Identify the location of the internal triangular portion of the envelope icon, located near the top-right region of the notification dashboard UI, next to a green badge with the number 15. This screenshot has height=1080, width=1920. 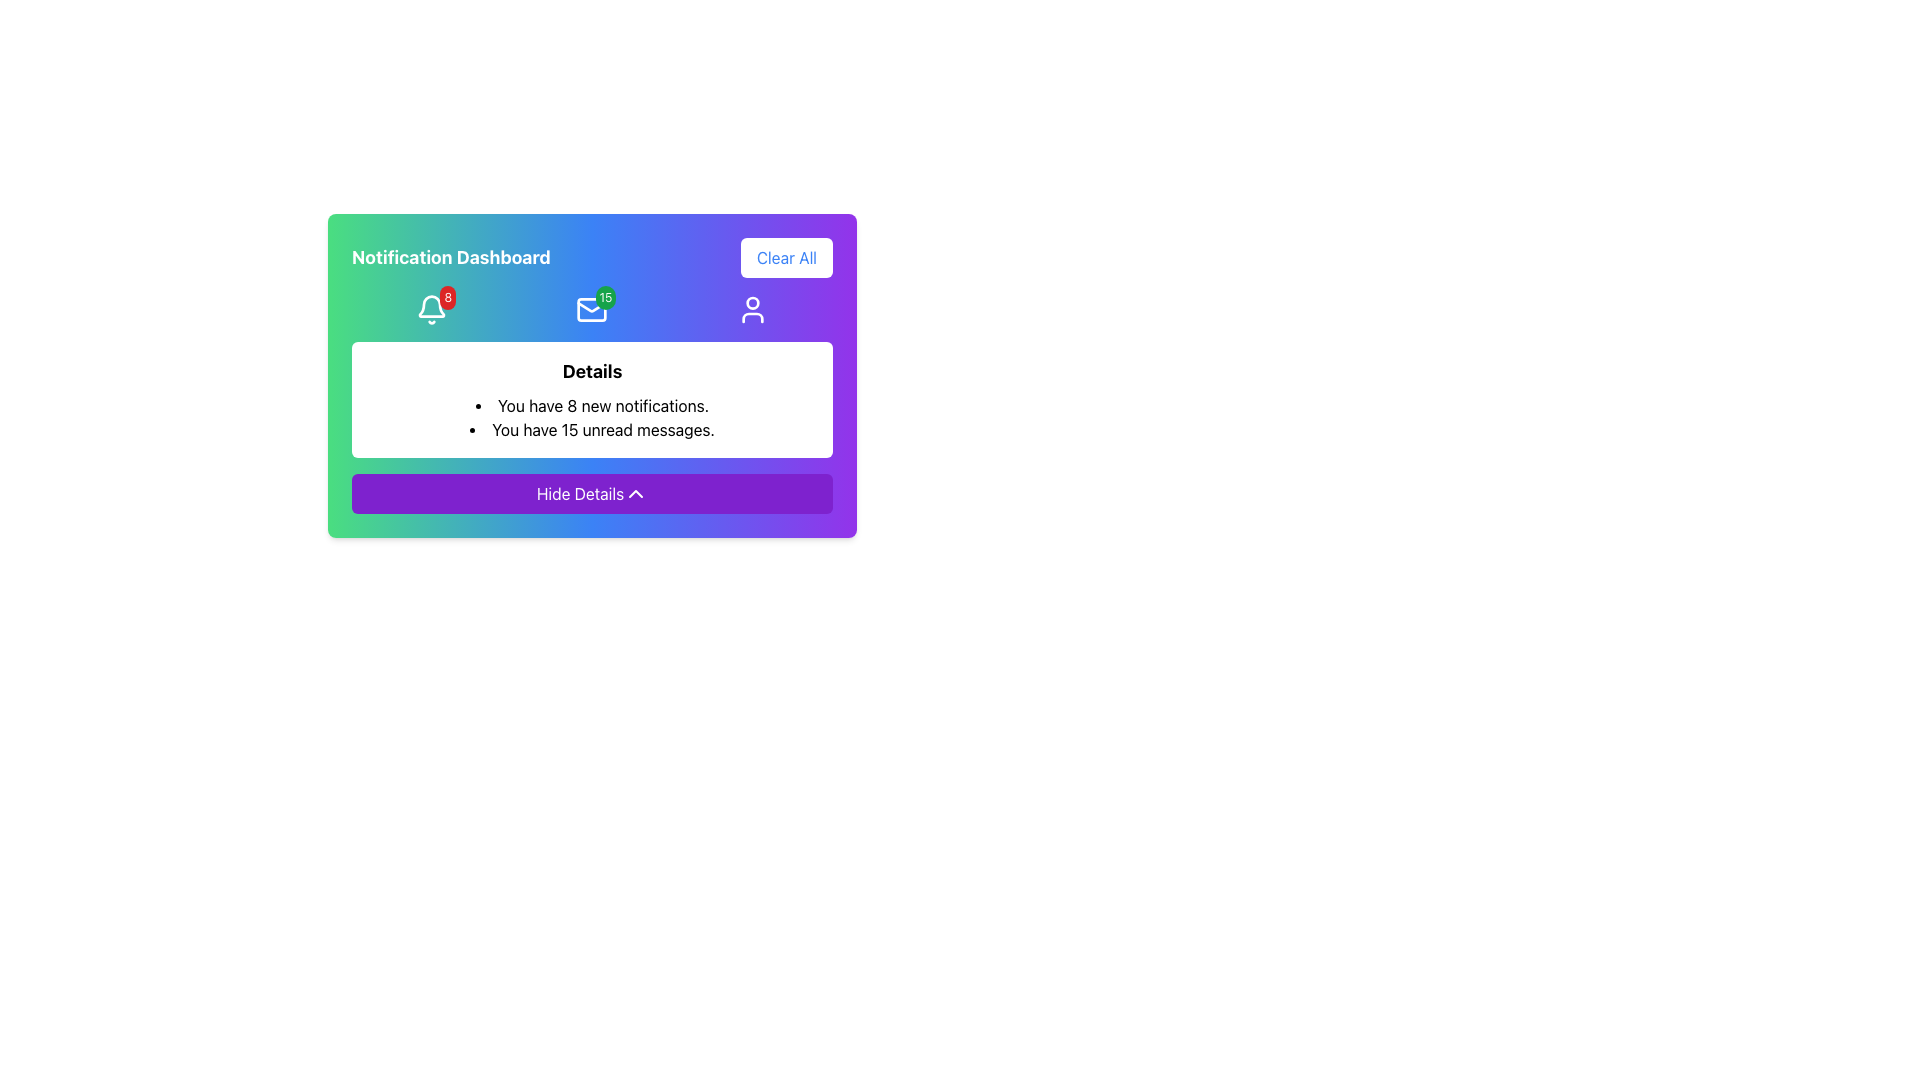
(591, 307).